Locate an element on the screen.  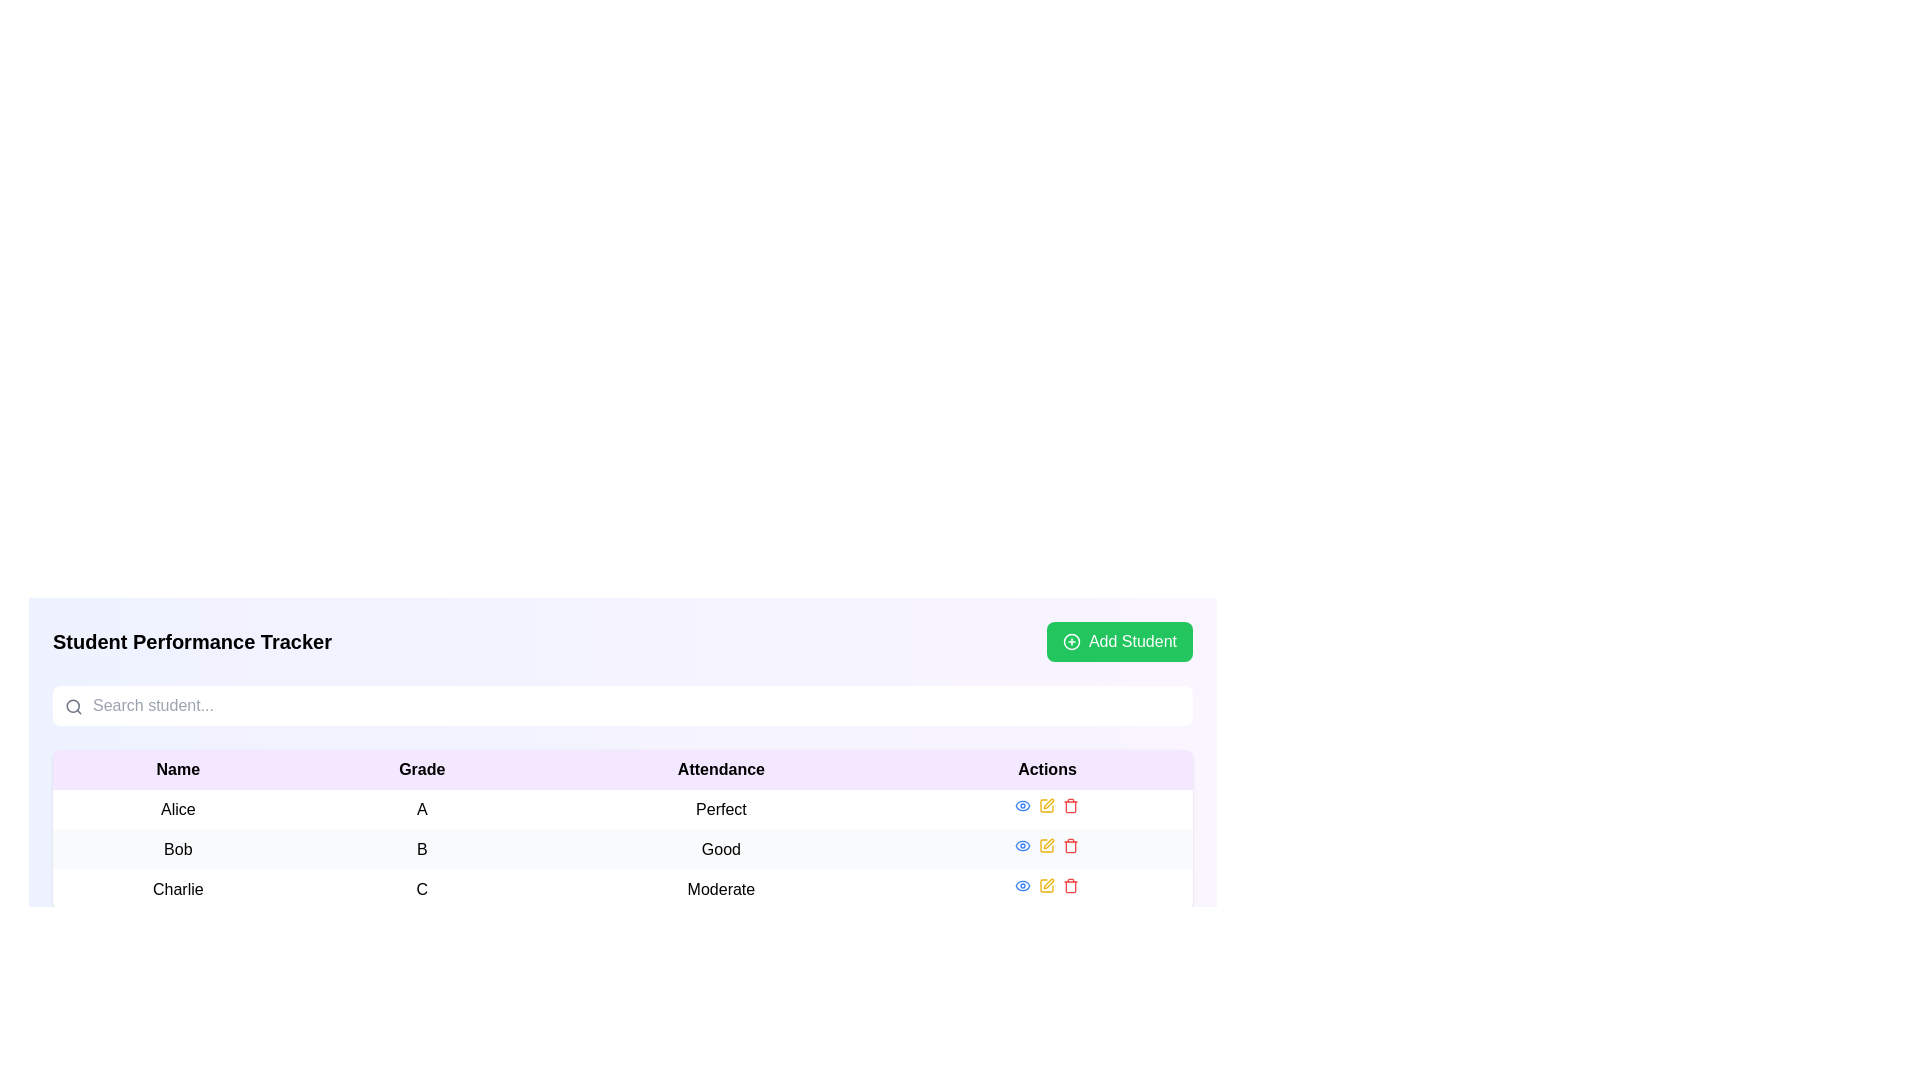
the delete button located at the bottom-right corner of the 'Actions' column in the last row of the table, aligned with the 'Moderate' attendance entry is located at coordinates (1070, 885).